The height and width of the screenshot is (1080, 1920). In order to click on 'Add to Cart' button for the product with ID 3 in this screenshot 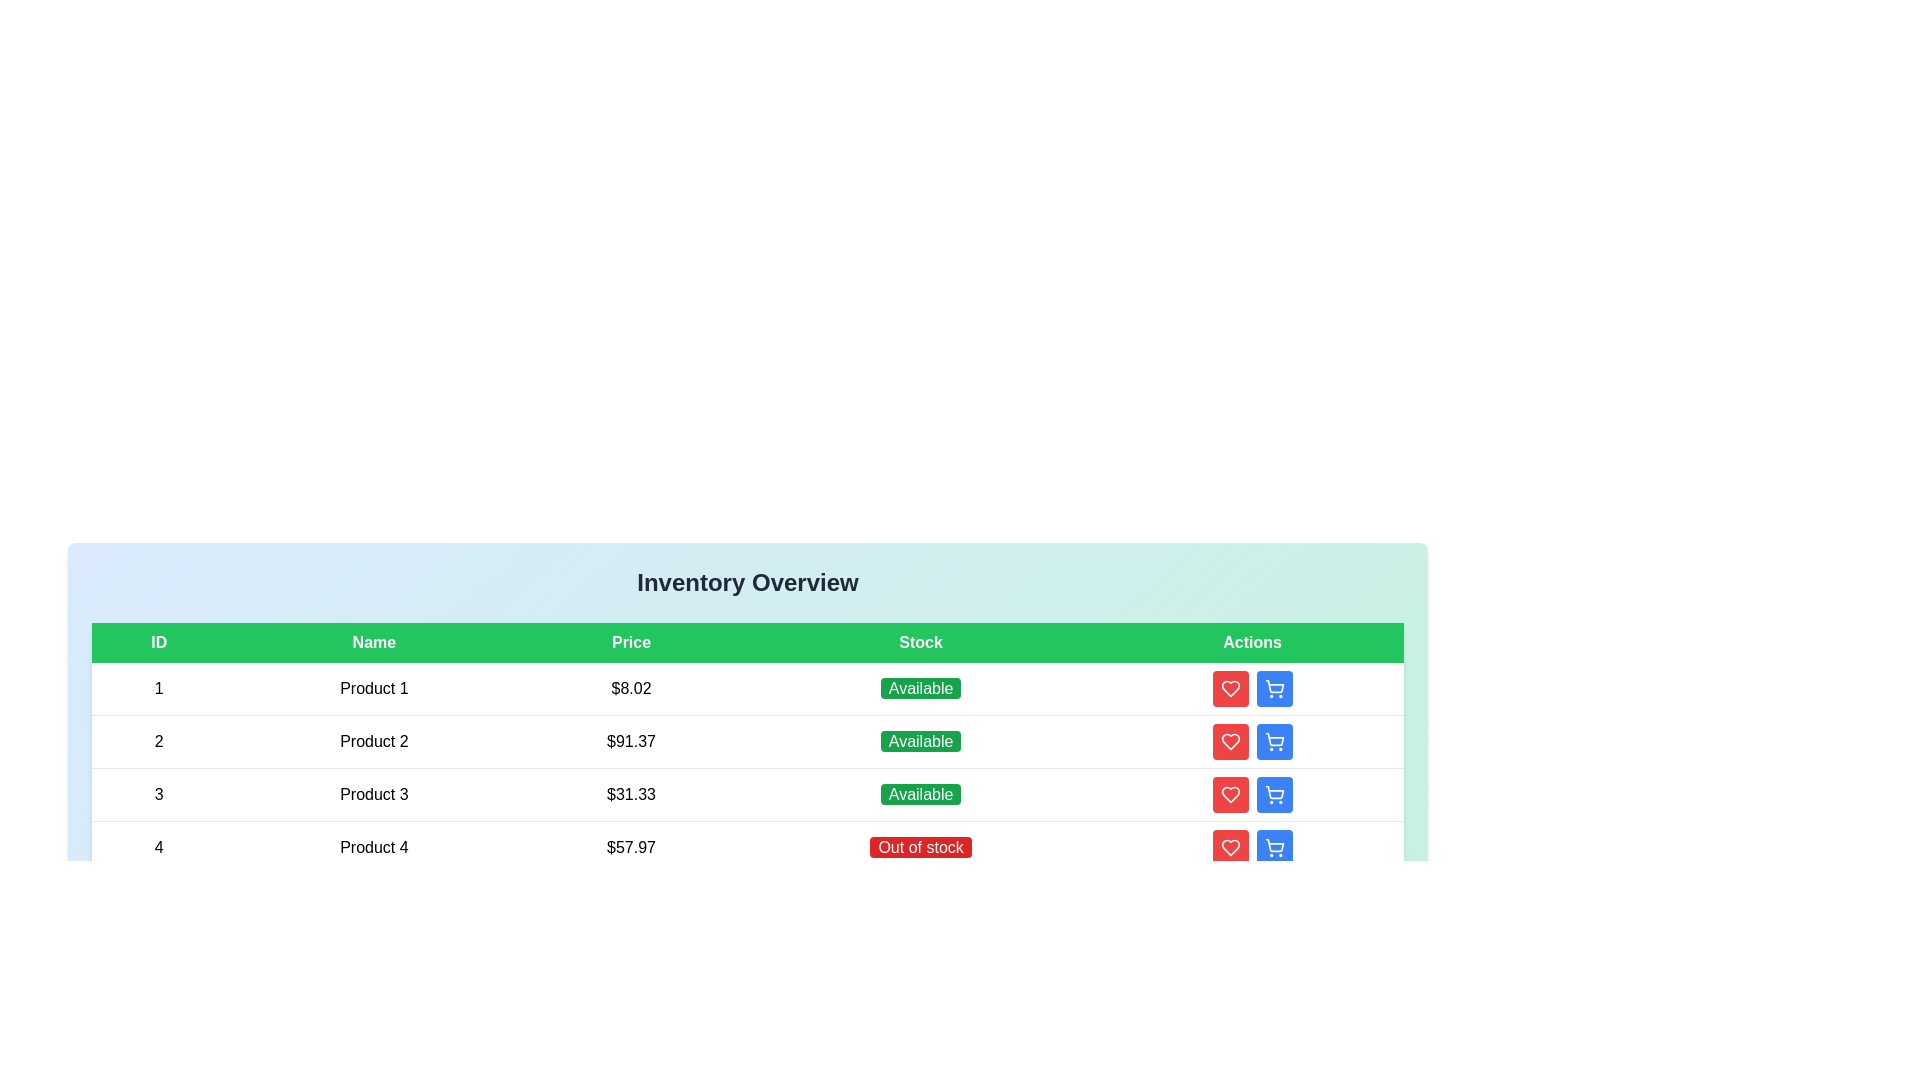, I will do `click(1272, 793)`.